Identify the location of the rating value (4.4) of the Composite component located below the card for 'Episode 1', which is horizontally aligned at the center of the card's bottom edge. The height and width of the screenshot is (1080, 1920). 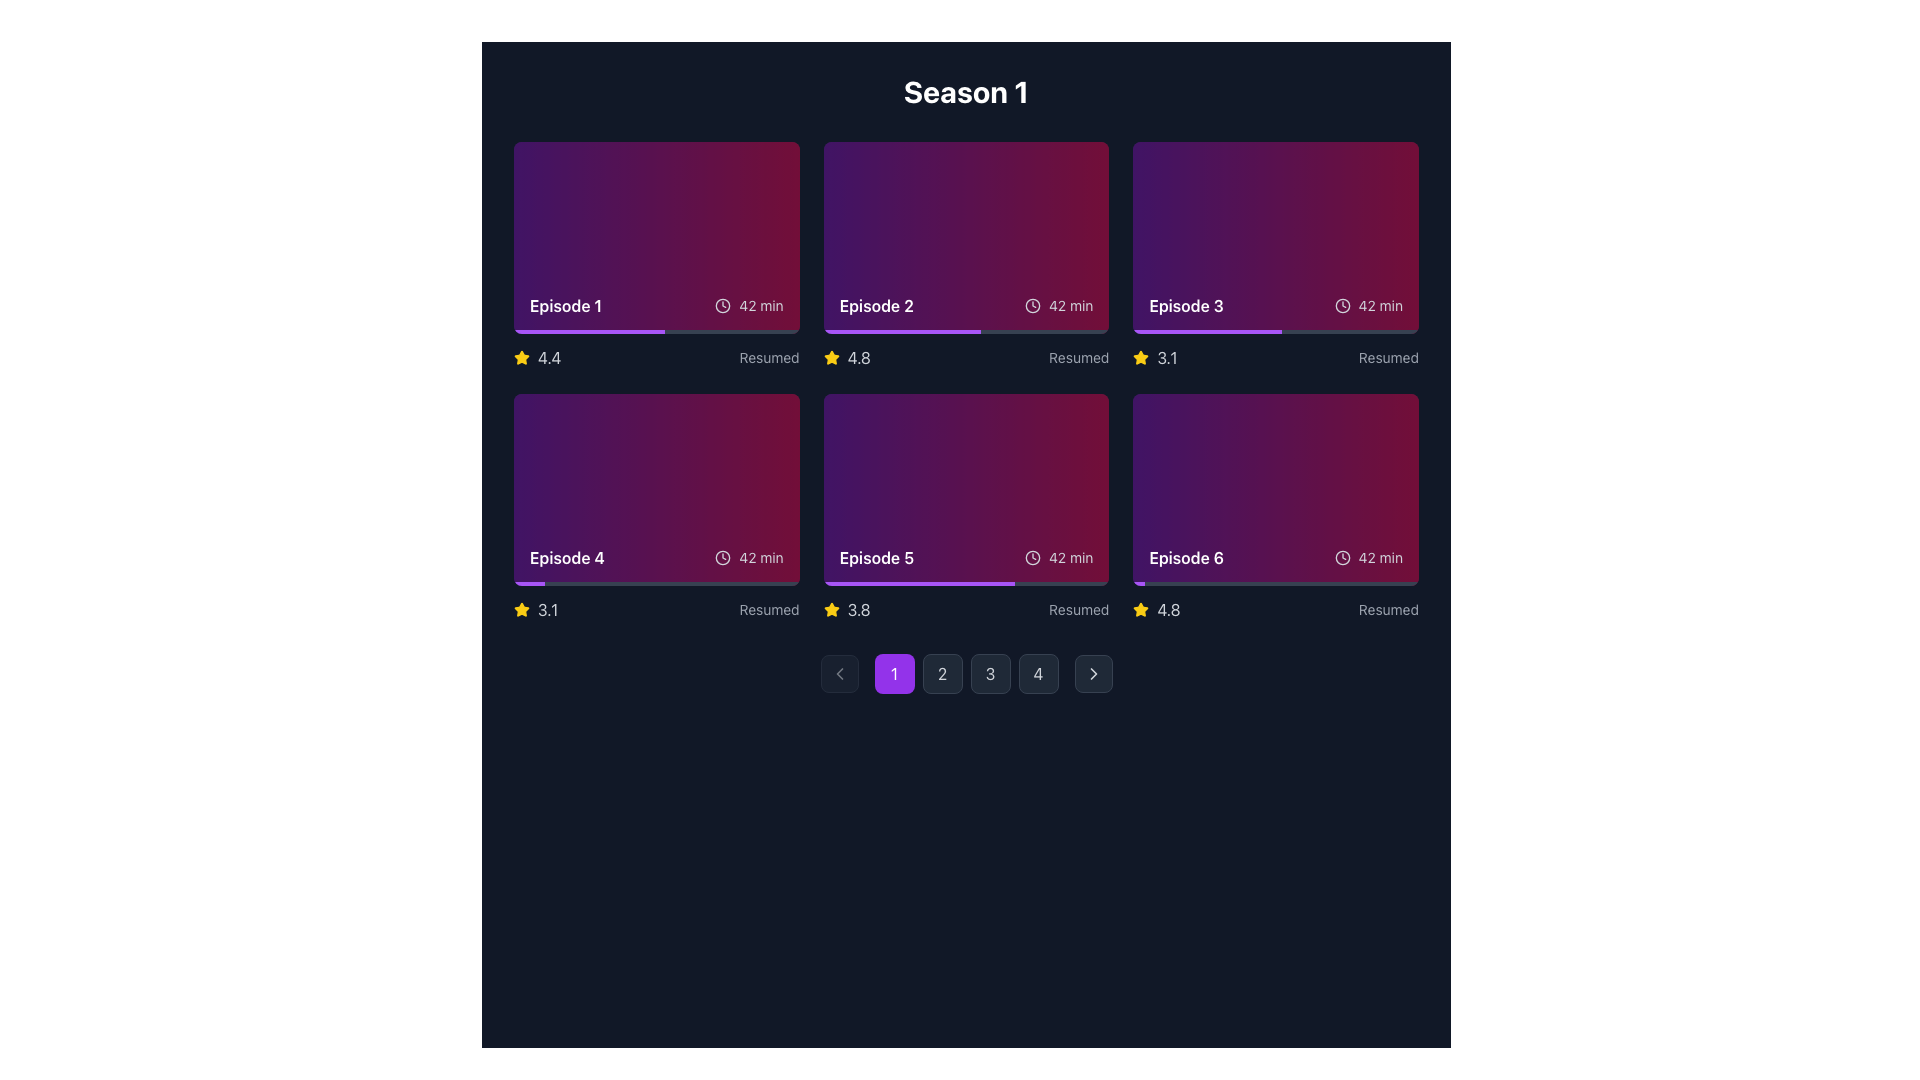
(656, 357).